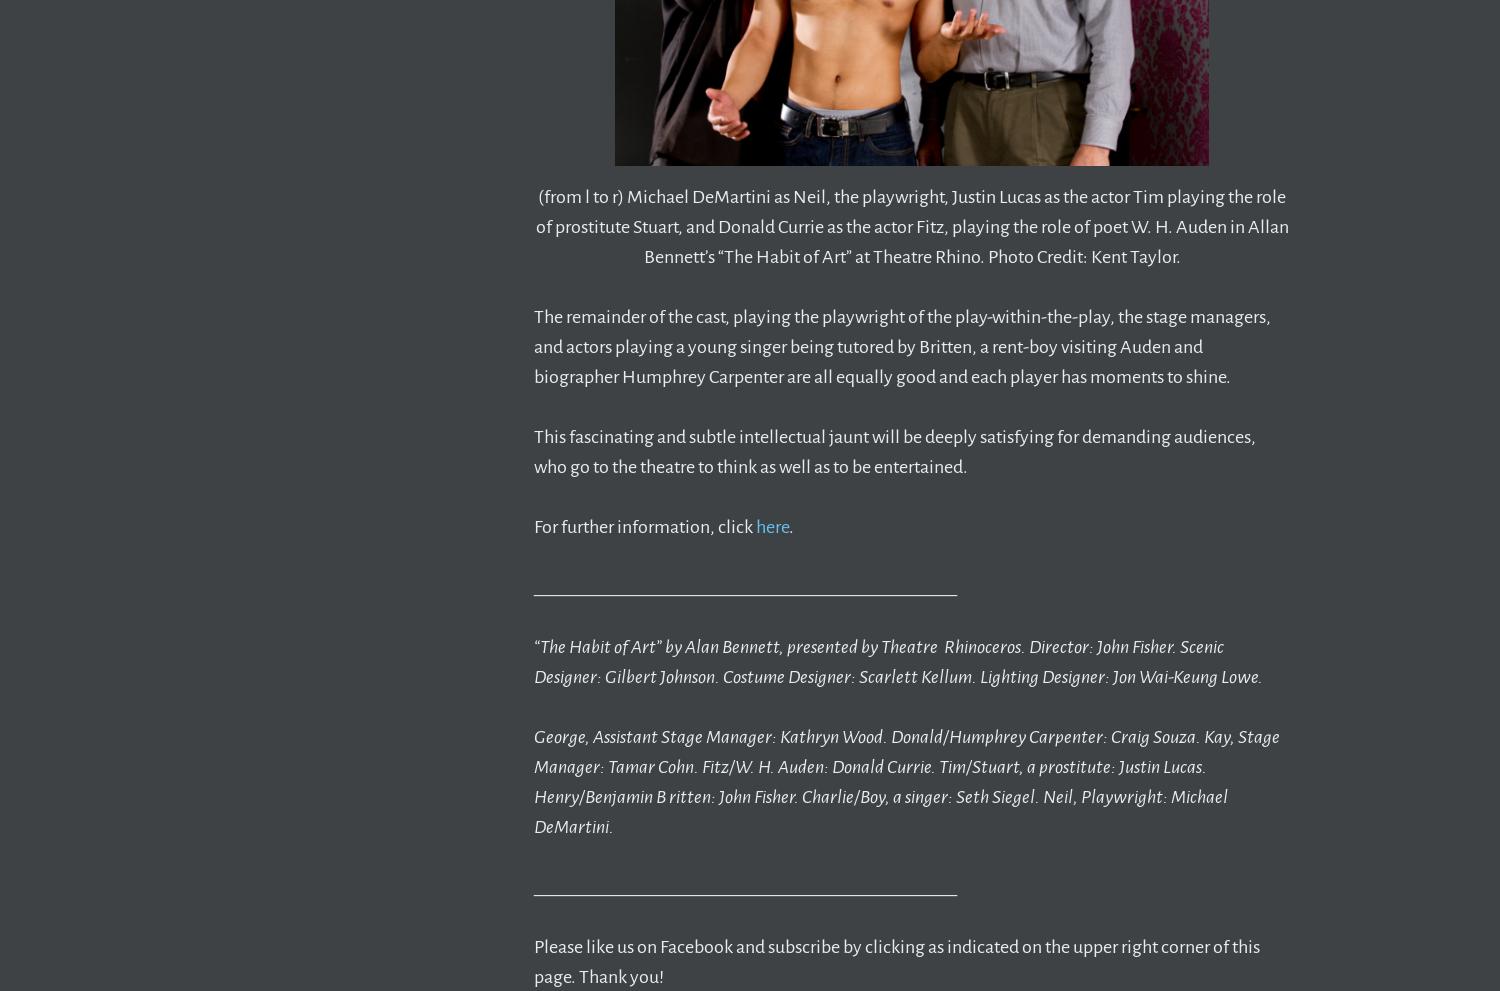 Image resolution: width=1500 pixels, height=991 pixels. Describe the element at coordinates (534, 781) in the screenshot. I see `'George, Assistant Stage Manager: Kathryn Wood. Donald/Humphrey Carpenter: Craig Souza. Kay, Stage Manager: Tamar Cohn. Fitz/W. H. Auden: Donald Currie. Tim/Stuart, a prostitute: Justin Lucas. Henry/Benjamin B ritten: John Fisher. Charlie/Boy, a singer: Seth Siegel. Neil, Playwright: Michael DeMartini.'` at that location.